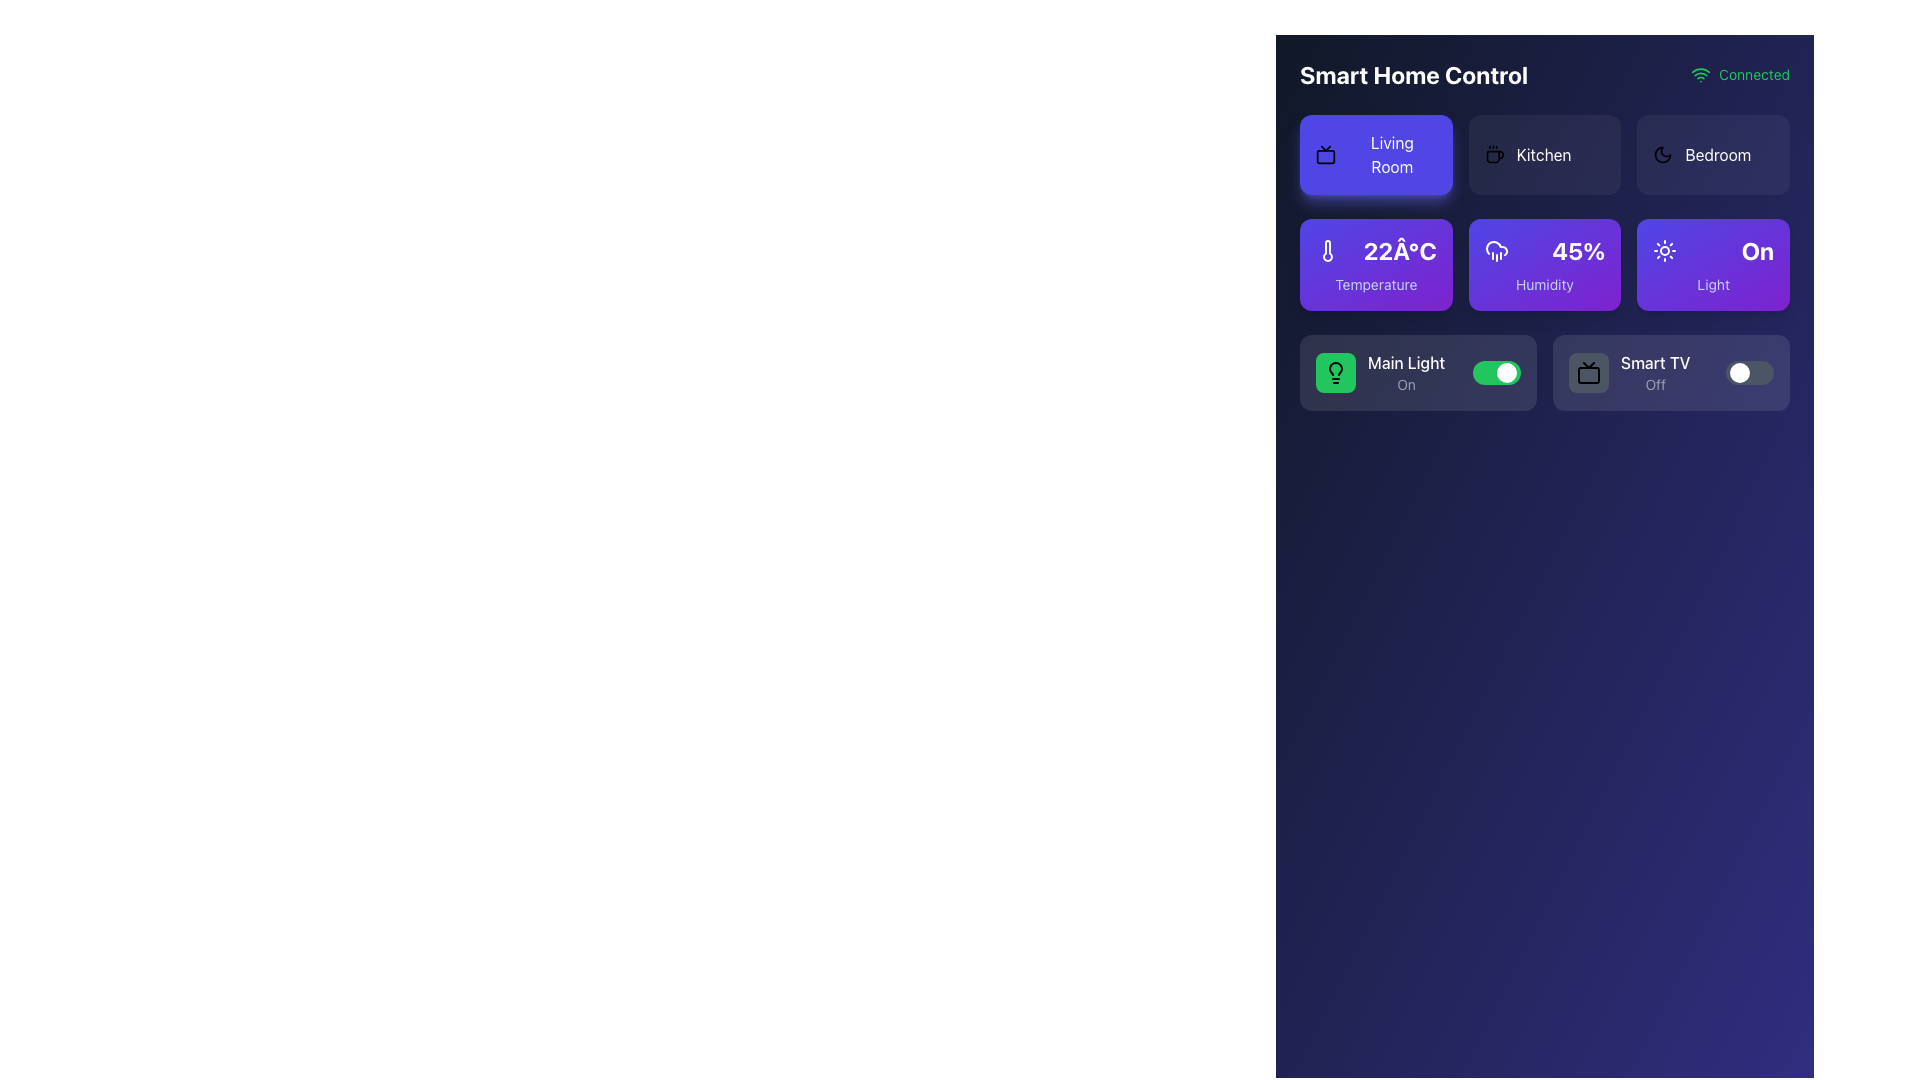 The width and height of the screenshot is (1920, 1080). I want to click on the 'Bedroom' button featuring a crescent moon icon located in the upper-right corner of the grid layout in the control panel, so click(1712, 153).